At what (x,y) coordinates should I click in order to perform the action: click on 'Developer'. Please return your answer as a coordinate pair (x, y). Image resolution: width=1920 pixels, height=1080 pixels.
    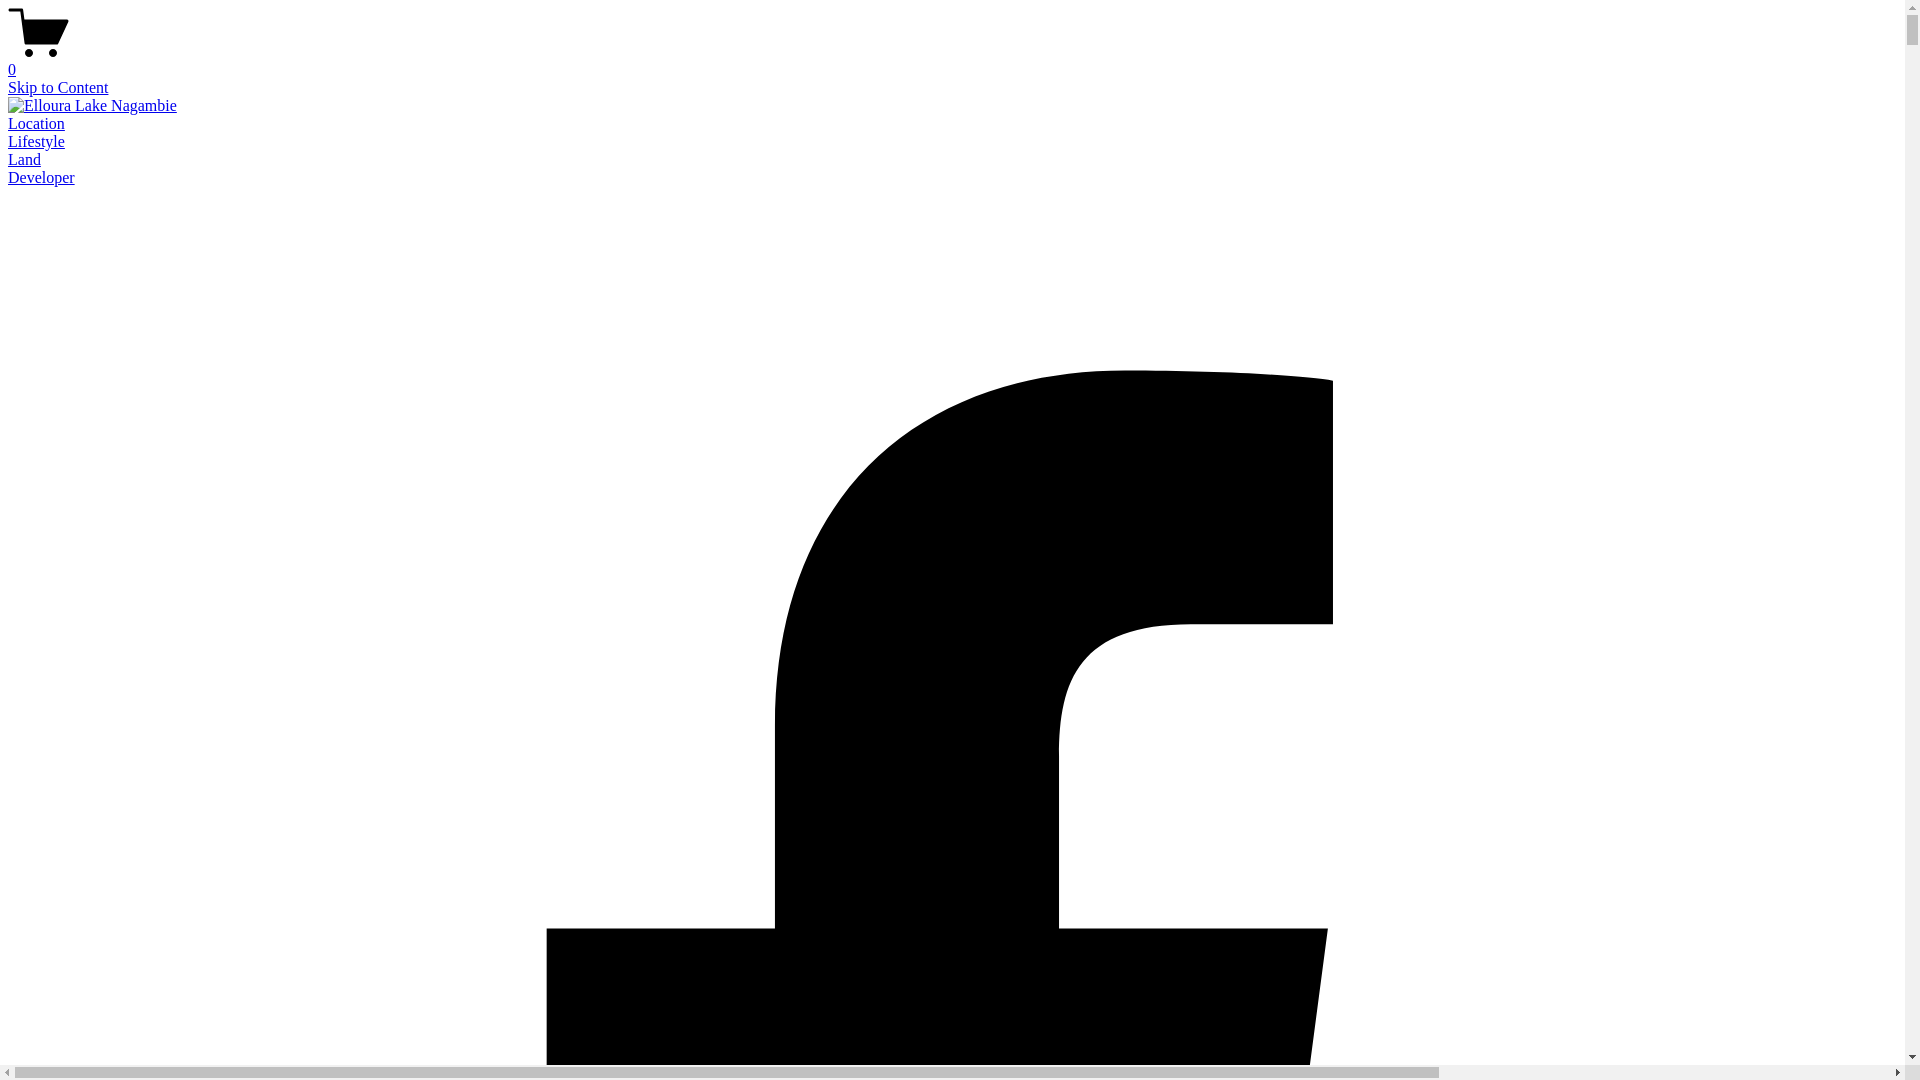
    Looking at the image, I should click on (41, 176).